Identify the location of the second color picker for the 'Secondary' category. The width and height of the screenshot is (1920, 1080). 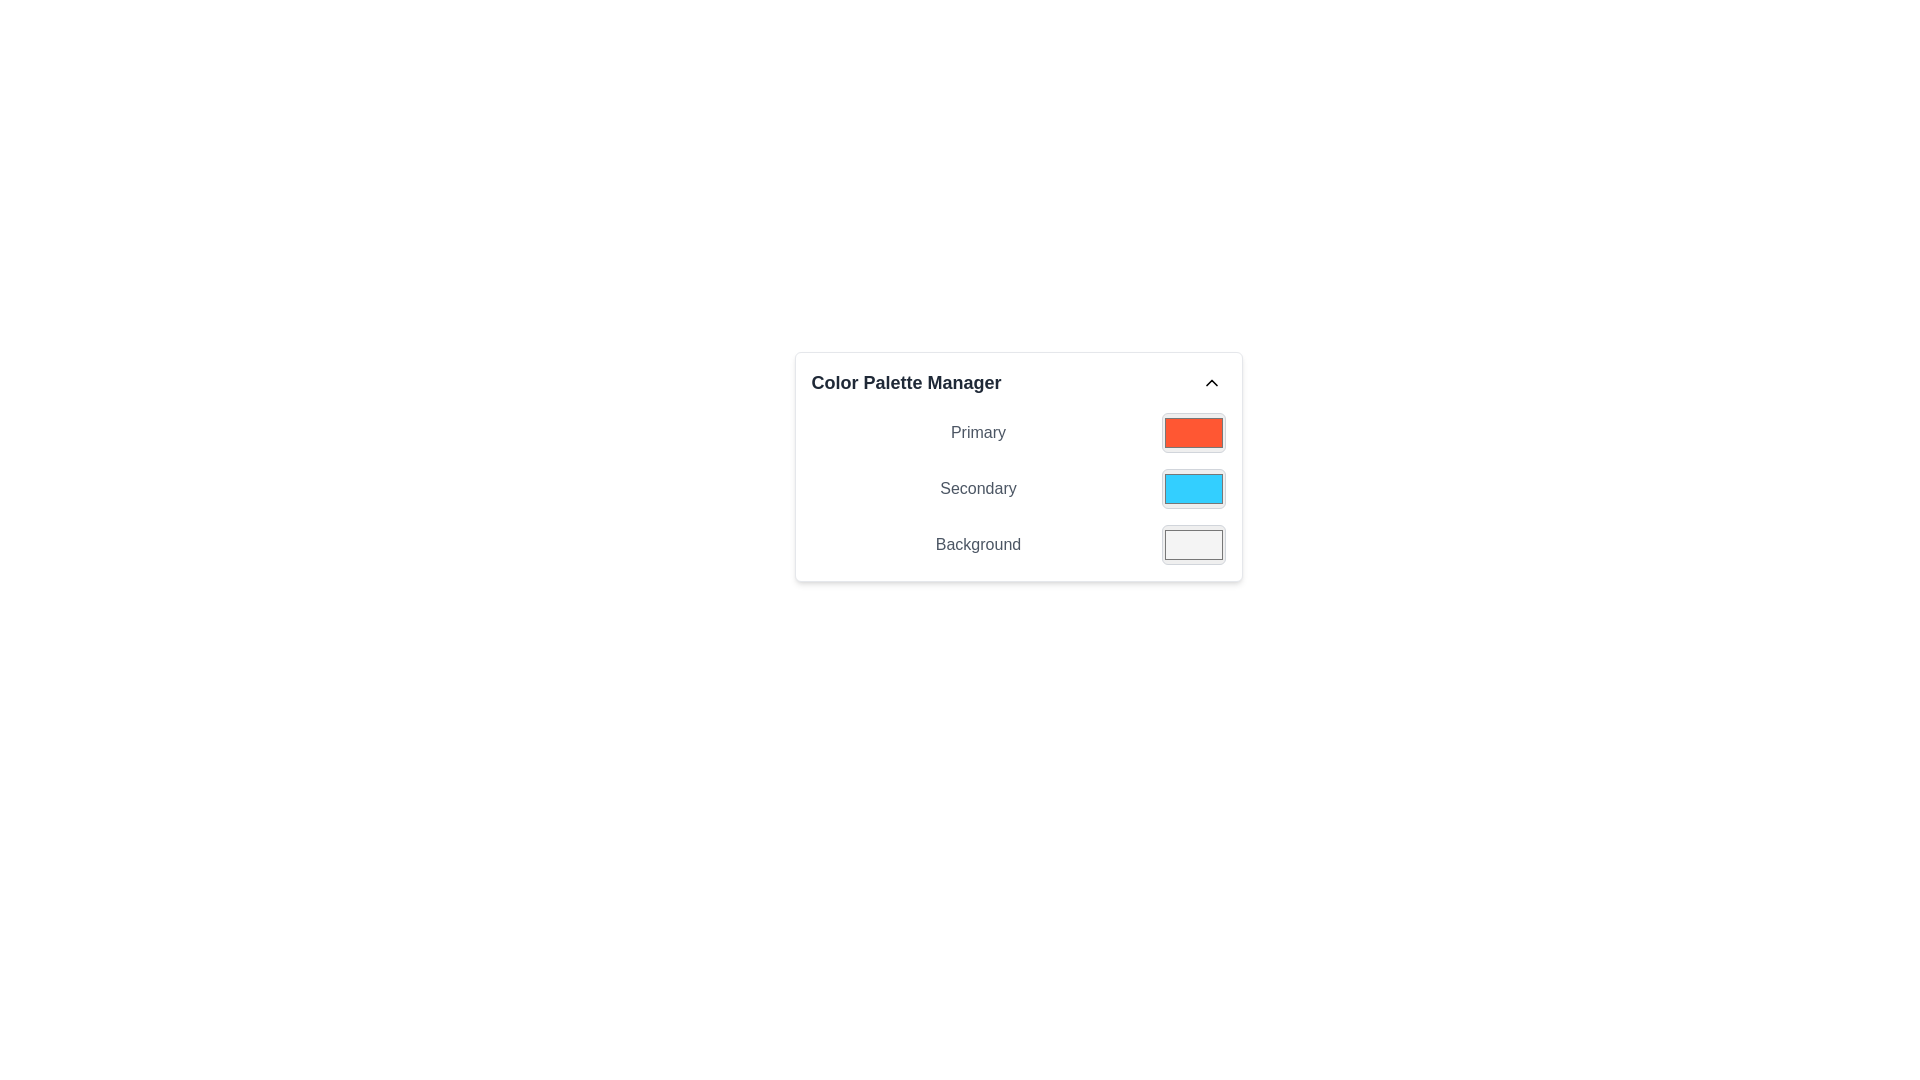
(1193, 489).